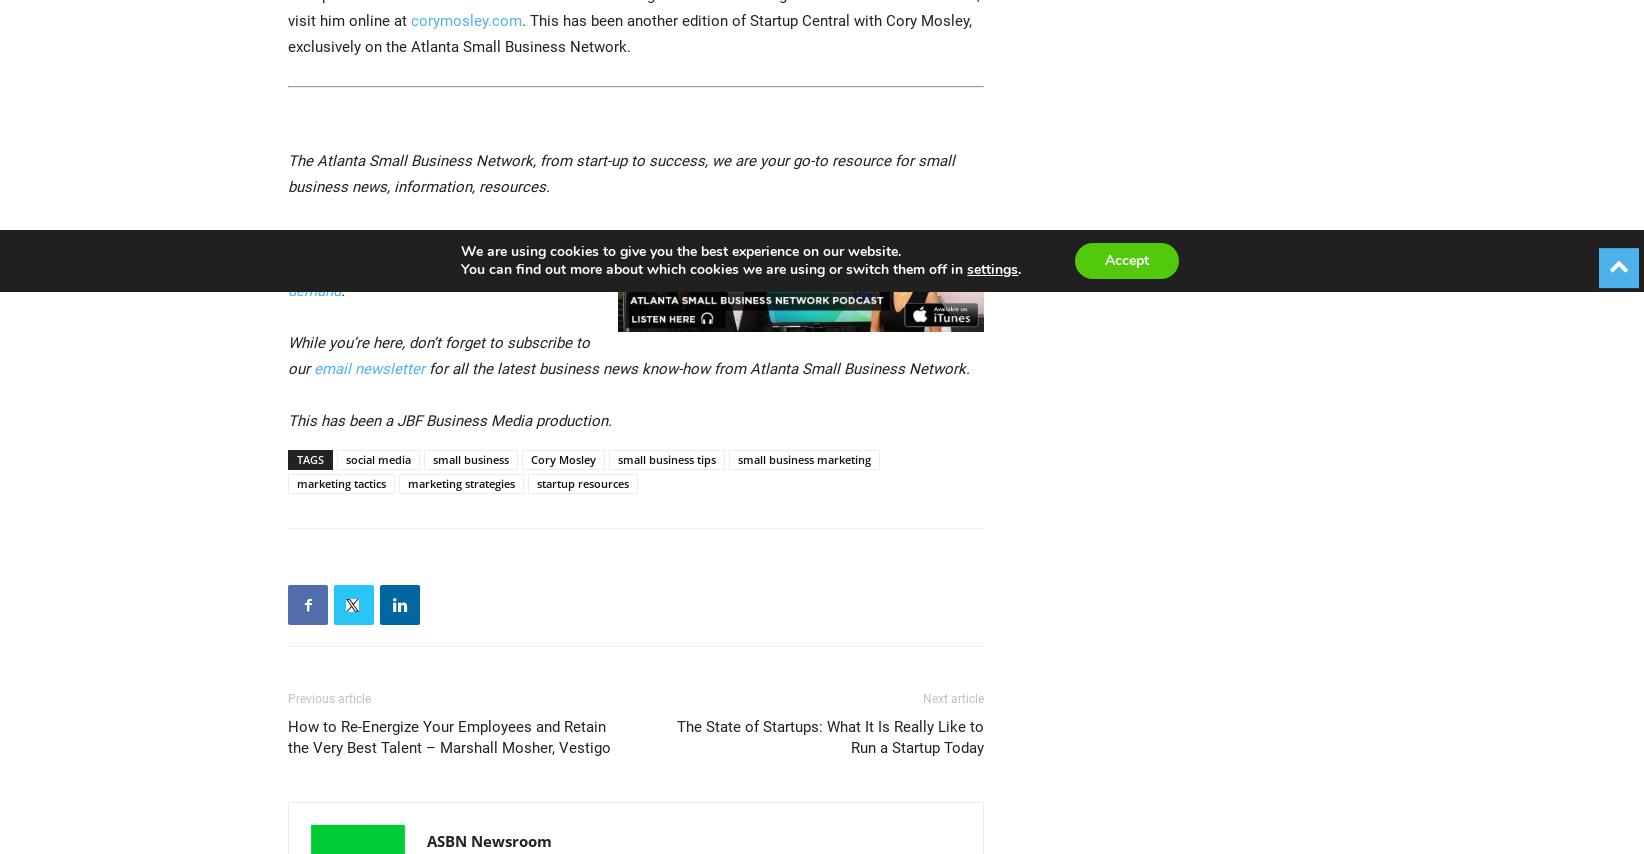 This screenshot has height=854, width=1644. I want to click on 'Accept', so click(1125, 259).